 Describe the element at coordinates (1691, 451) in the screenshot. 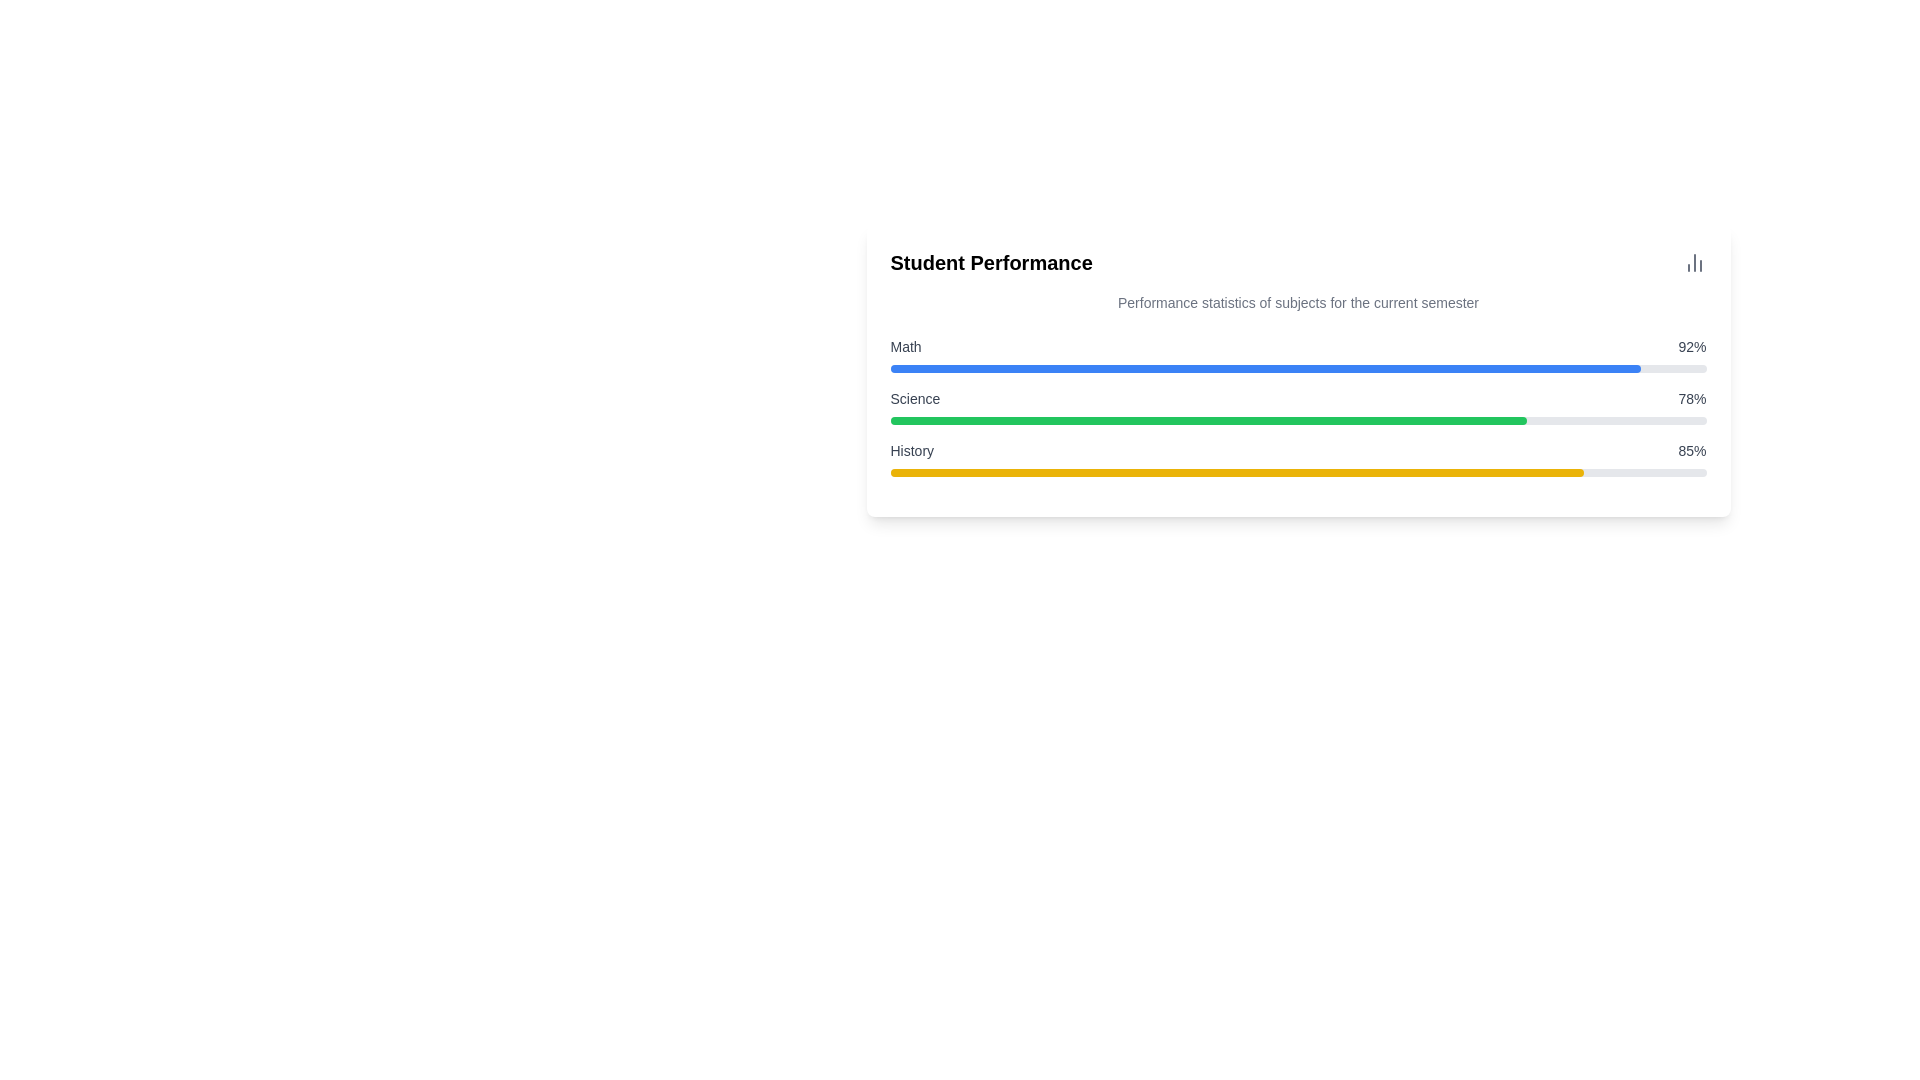

I see `displayed numerical percentage value from the text label located to the right of the yellow progress bar in the 'History' section of performance indicators` at that location.